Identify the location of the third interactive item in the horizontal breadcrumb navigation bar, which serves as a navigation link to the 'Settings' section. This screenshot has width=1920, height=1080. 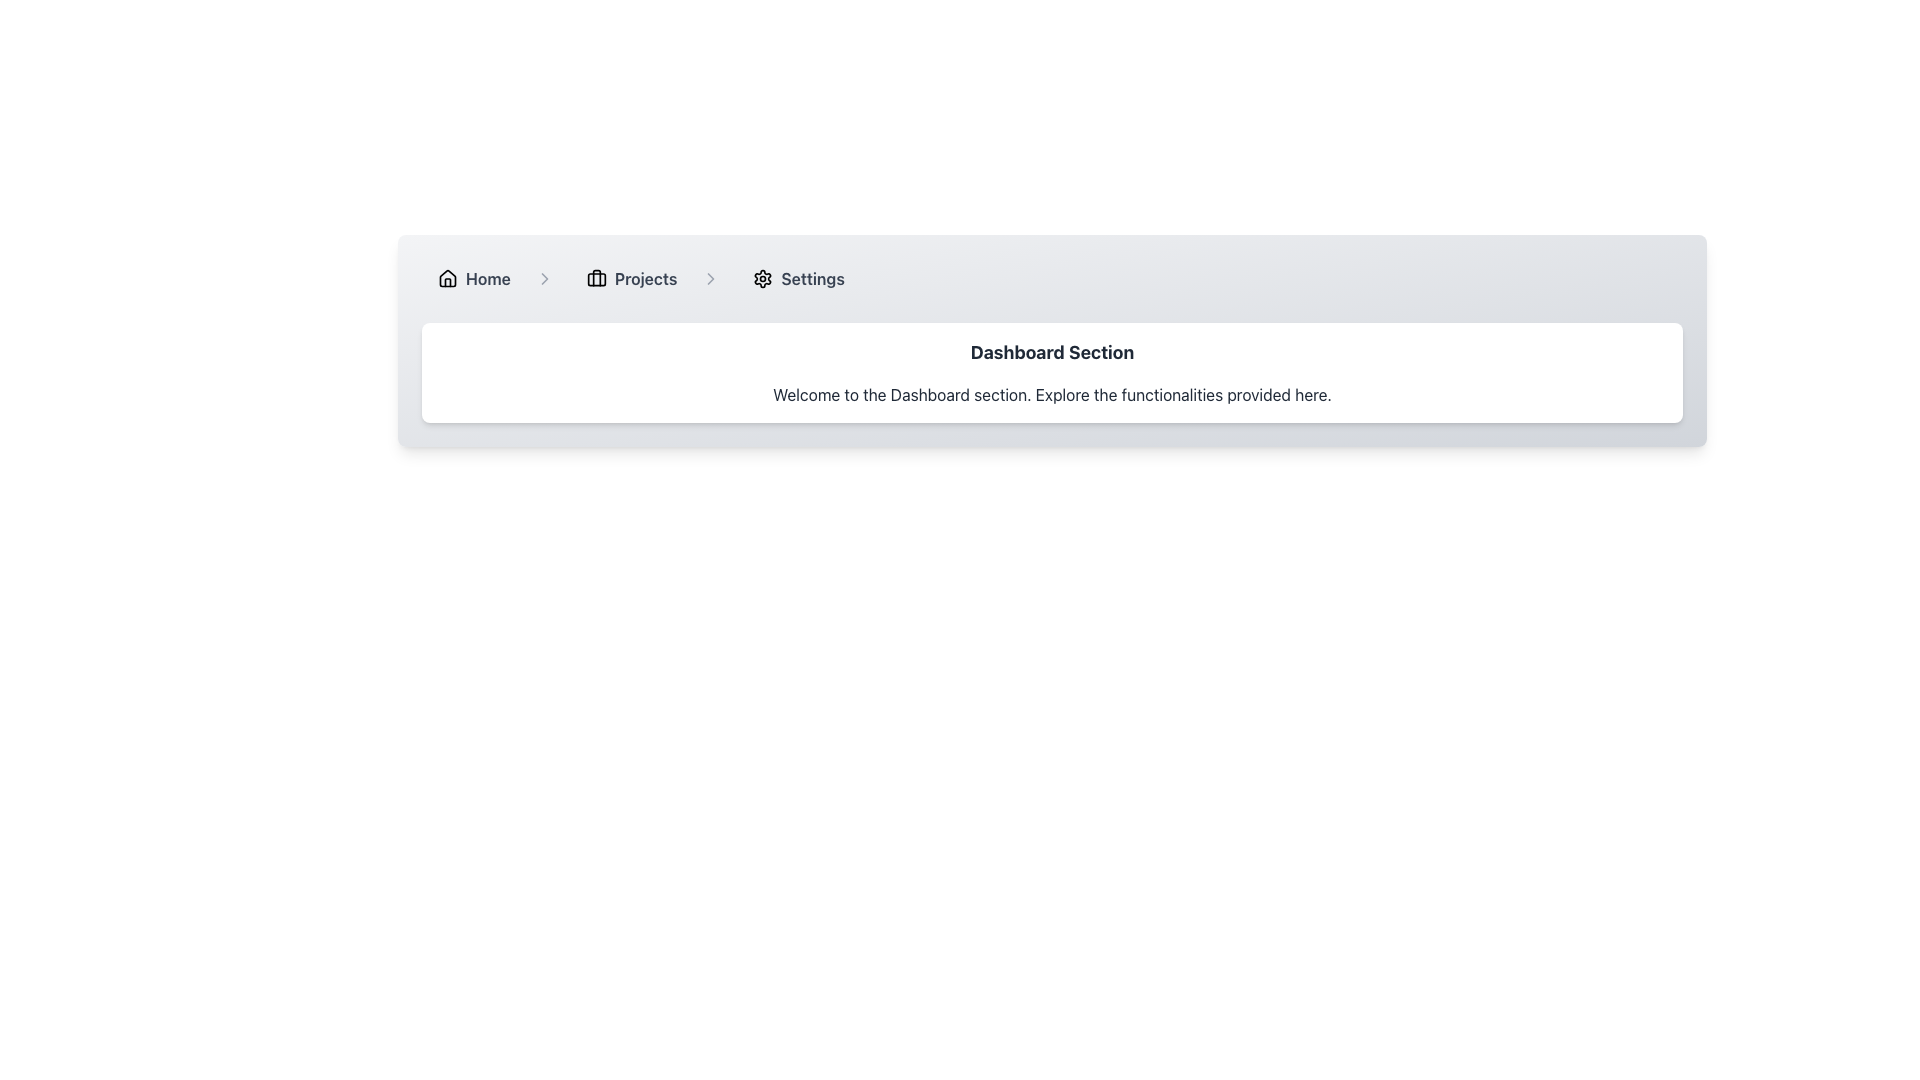
(798, 278).